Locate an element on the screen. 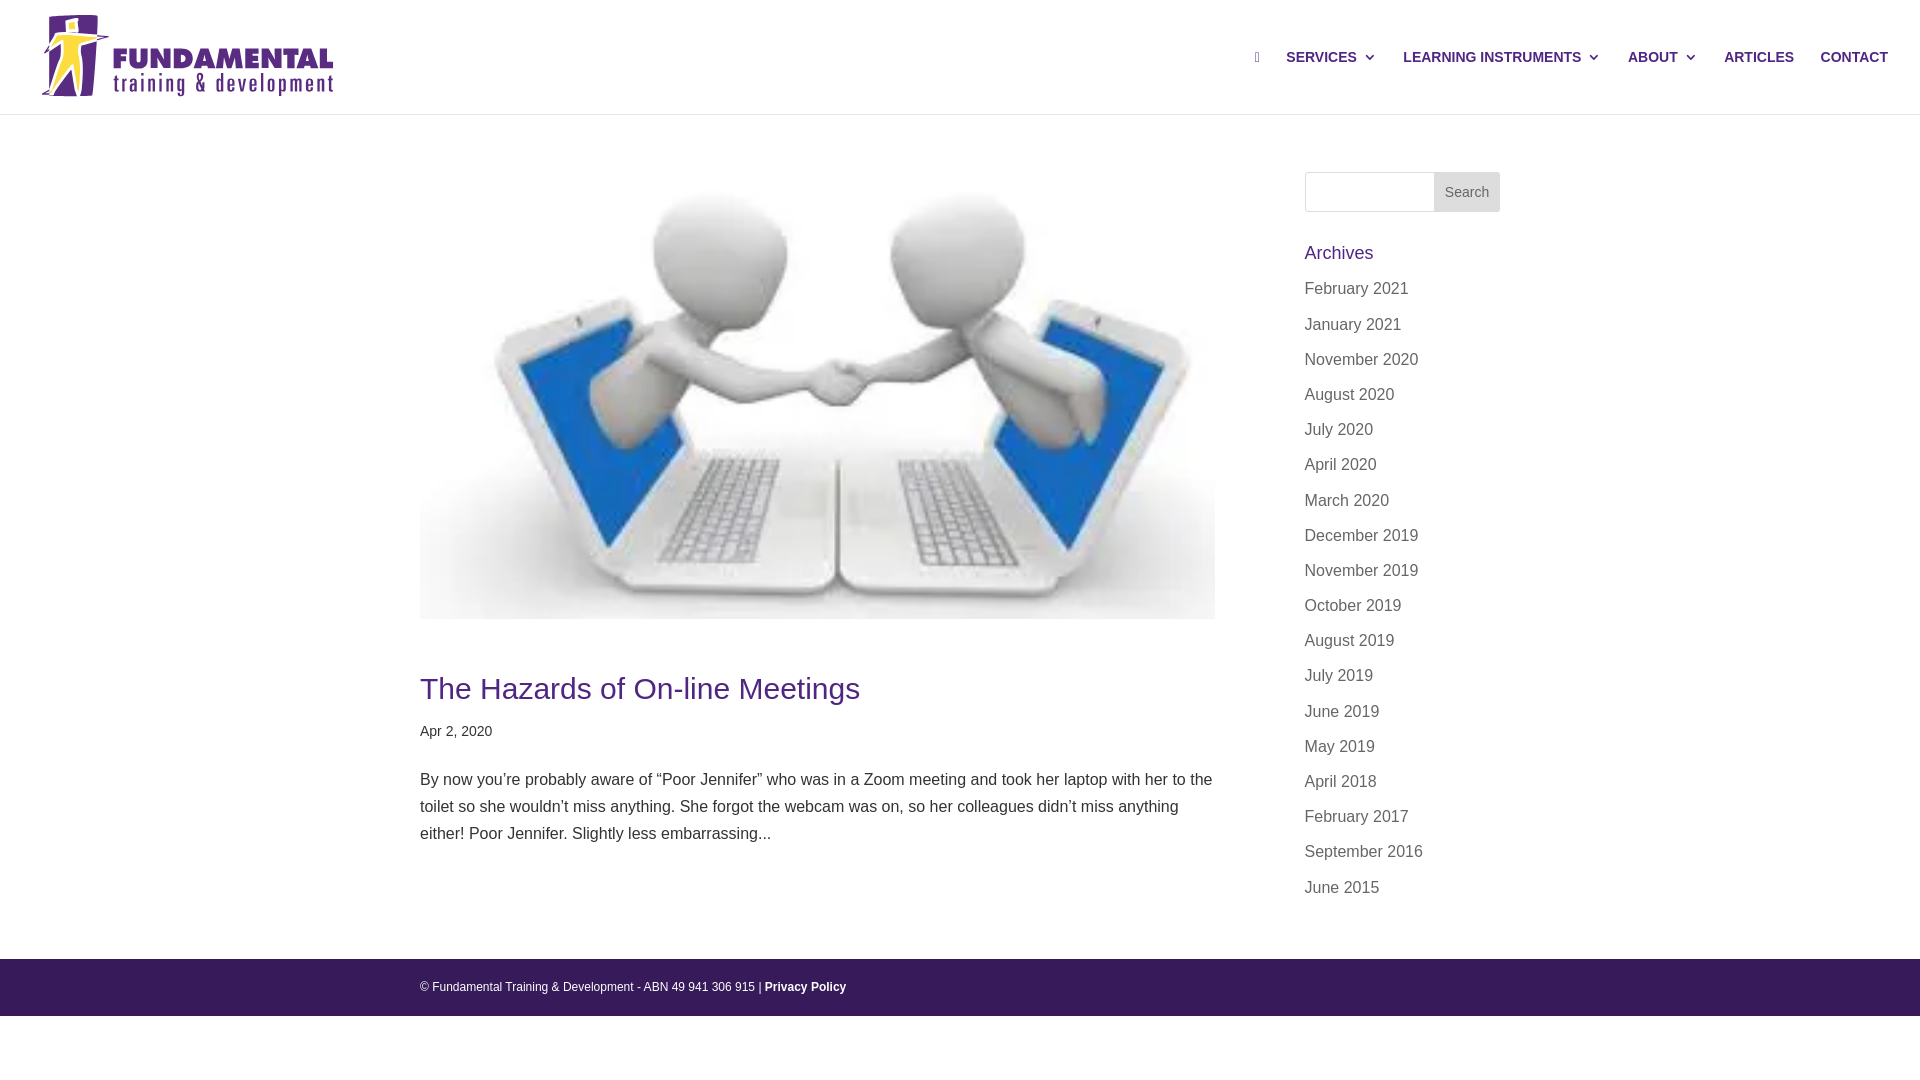 The width and height of the screenshot is (1920, 1080). 'October 2019' is located at coordinates (1353, 604).